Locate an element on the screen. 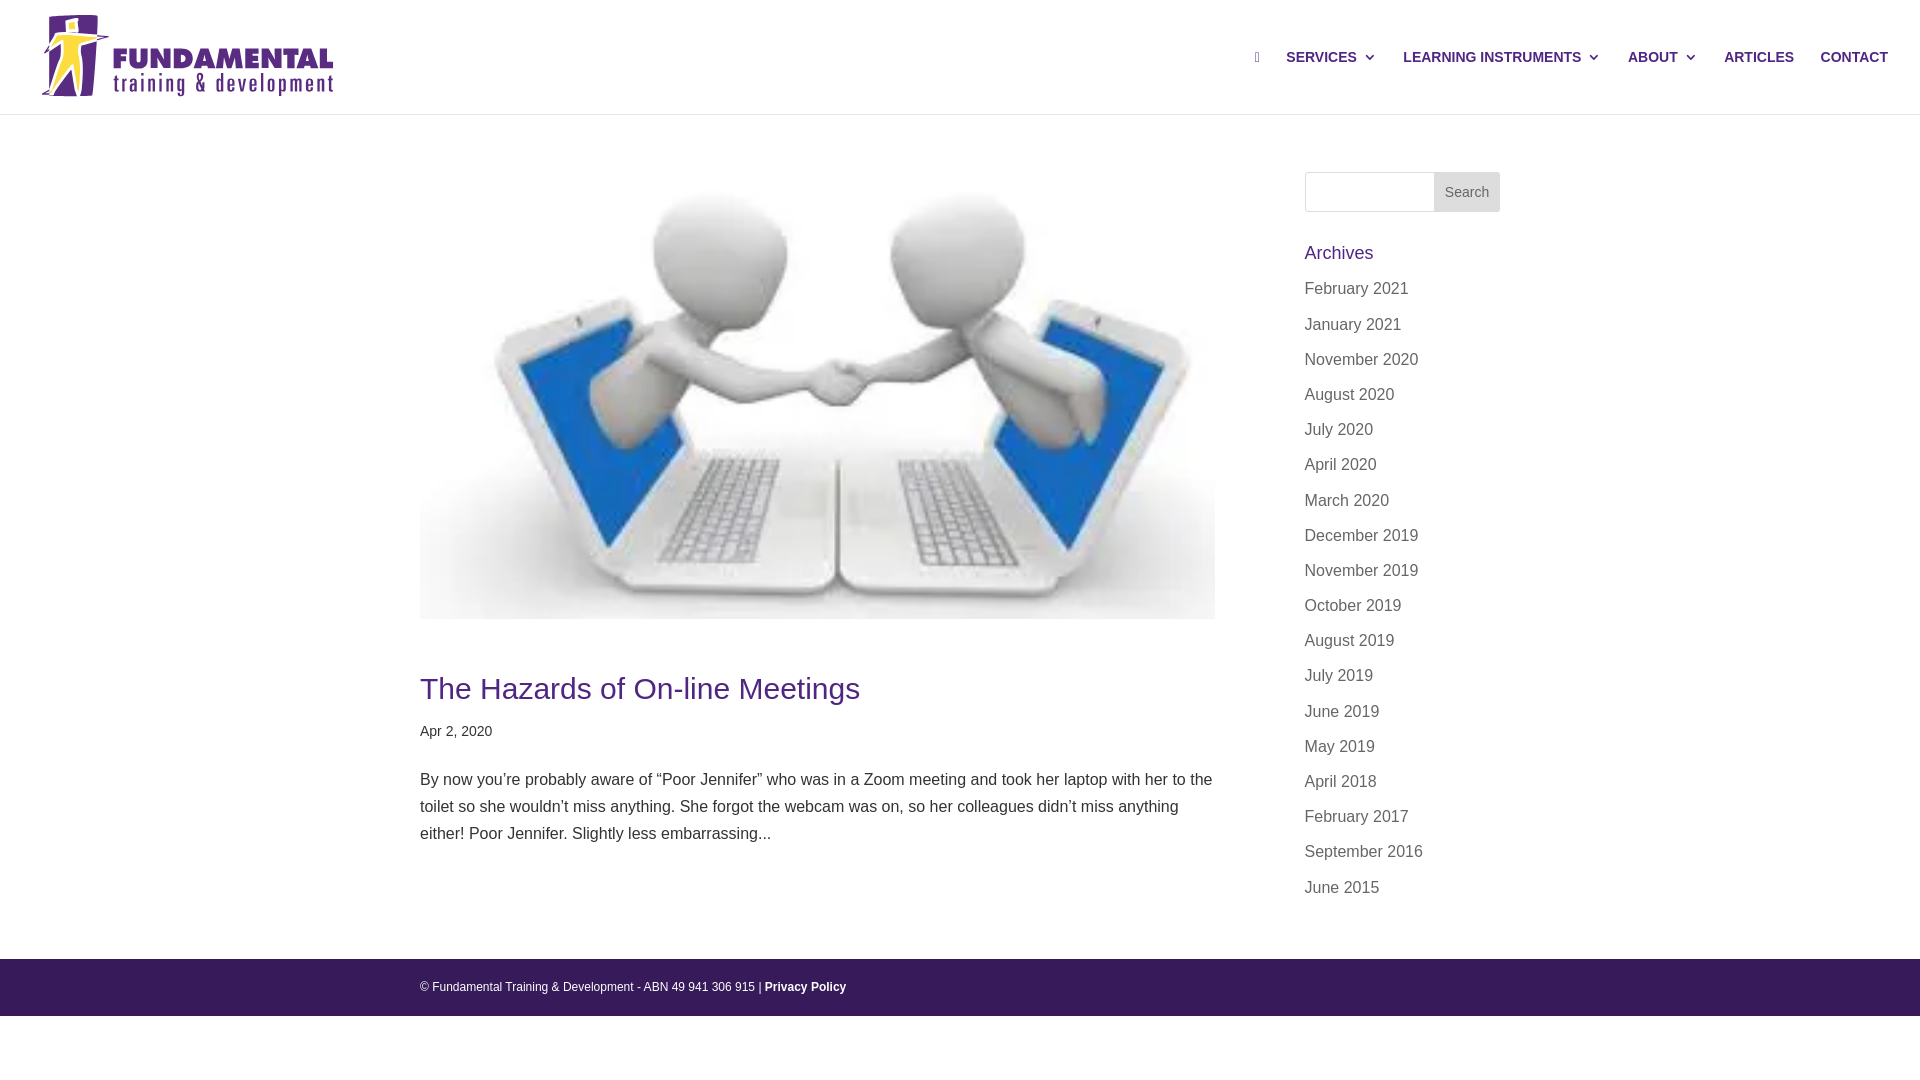 The width and height of the screenshot is (1920, 1080). 'October 2019' is located at coordinates (1353, 604).